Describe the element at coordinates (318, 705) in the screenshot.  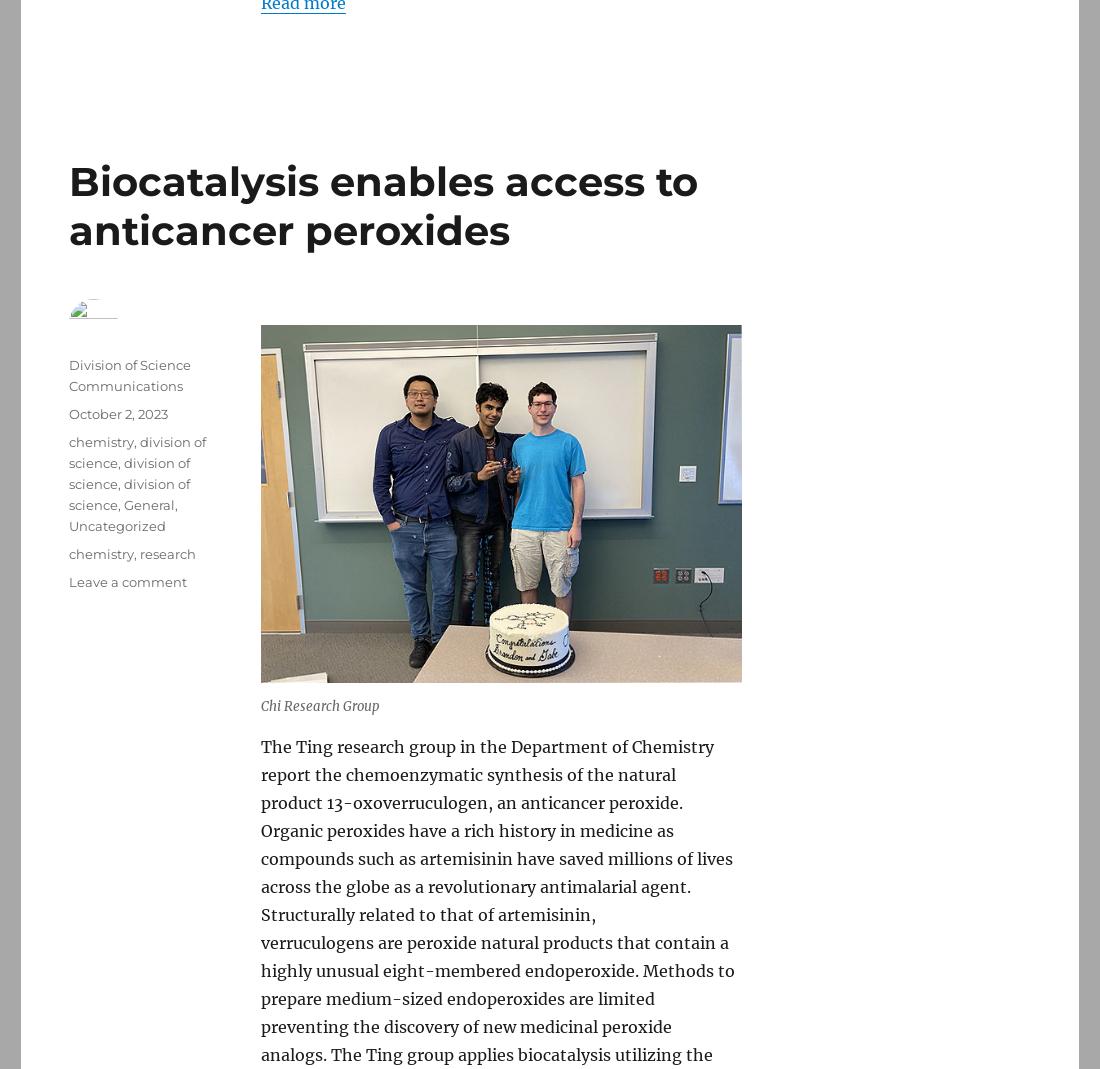
I see `'Chi Research Group'` at that location.